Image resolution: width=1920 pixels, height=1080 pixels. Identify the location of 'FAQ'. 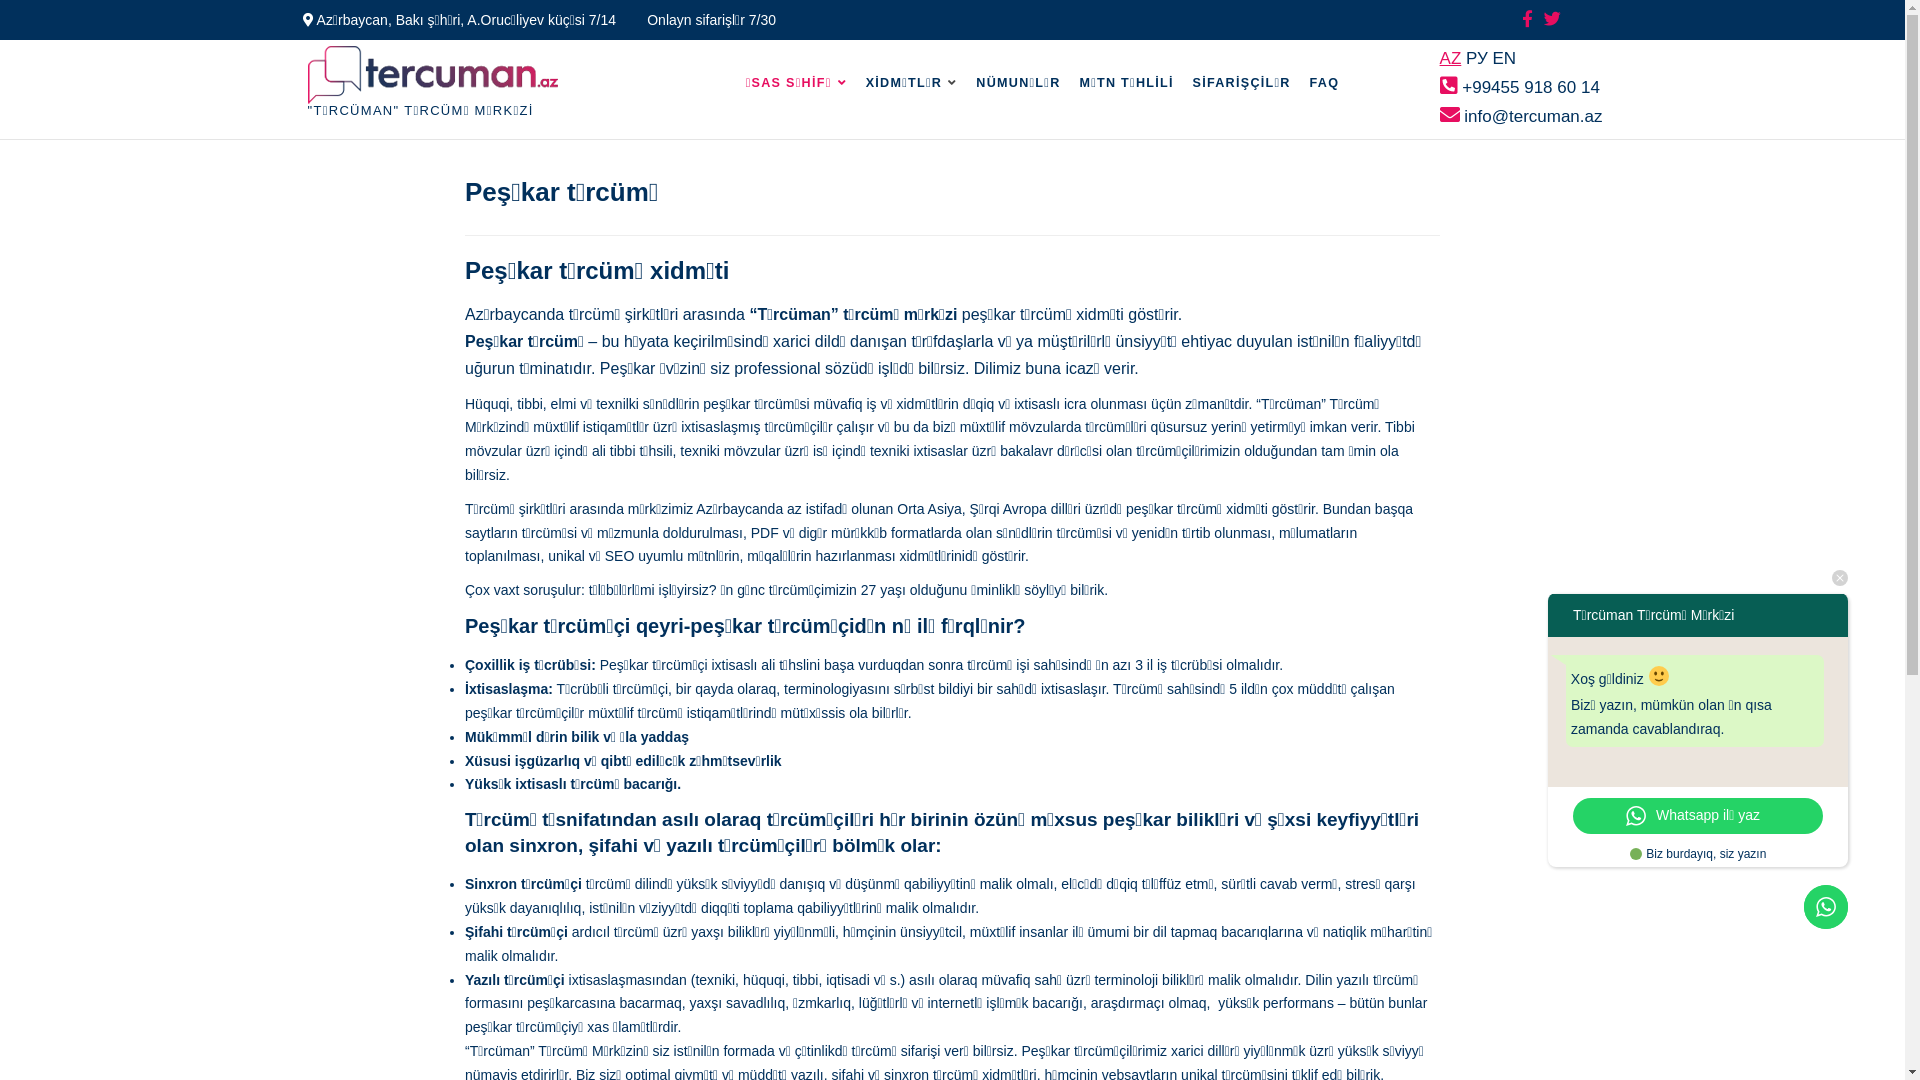
(1295, 82).